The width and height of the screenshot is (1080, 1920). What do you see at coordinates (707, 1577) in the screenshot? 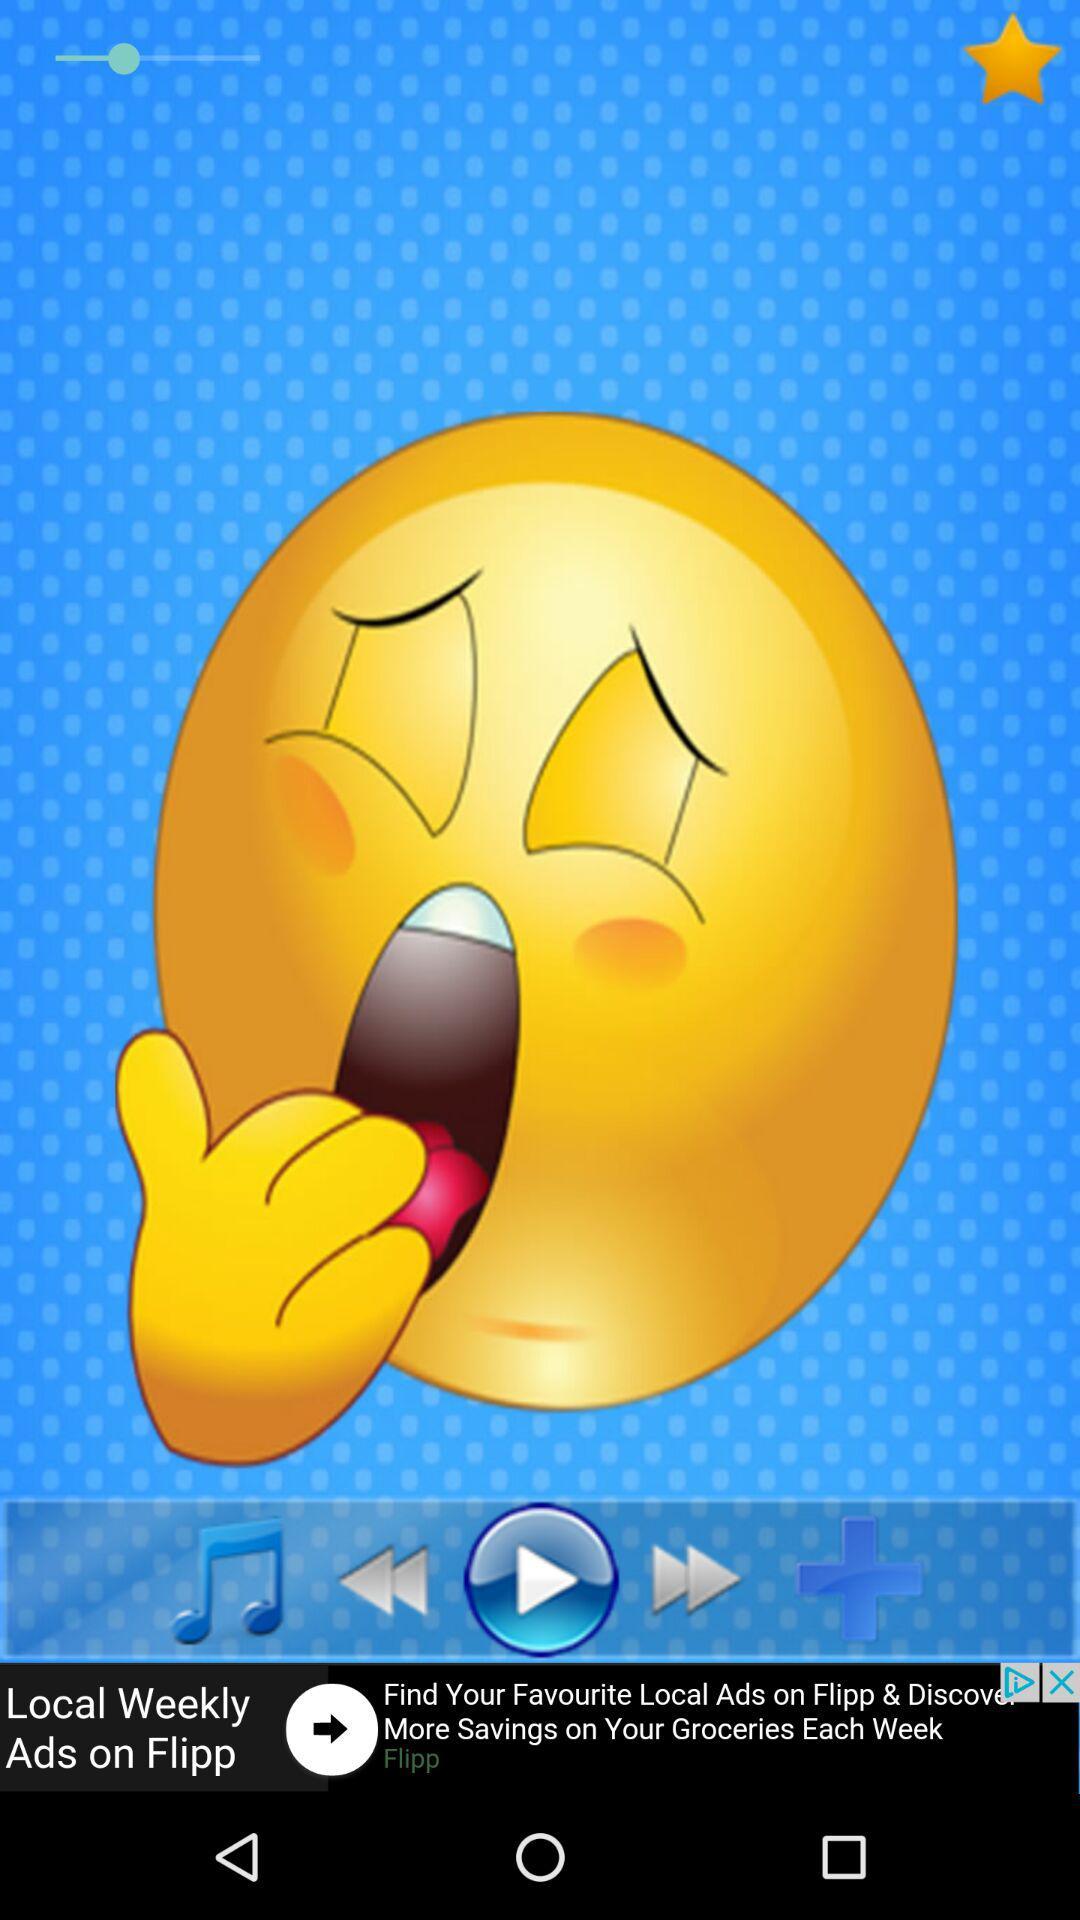
I see `playmove` at bounding box center [707, 1577].